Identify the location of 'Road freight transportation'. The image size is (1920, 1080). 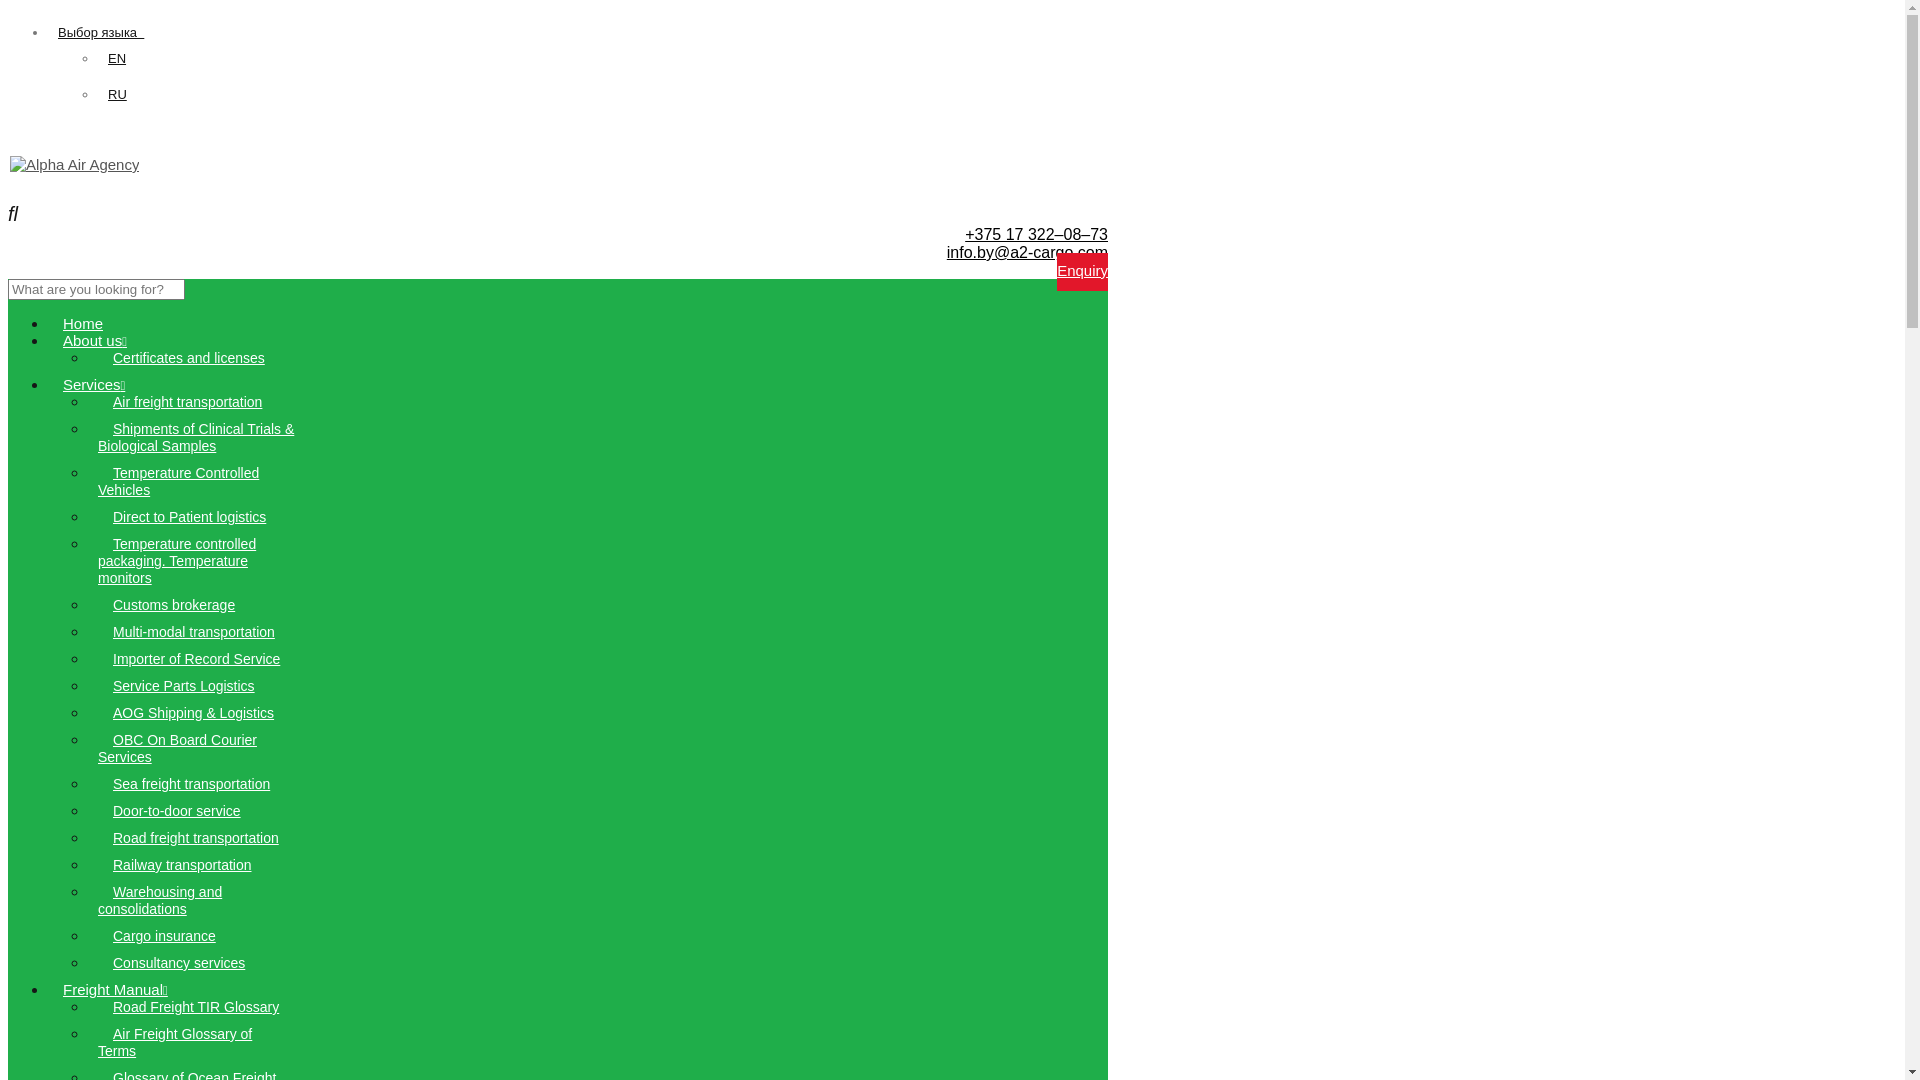
(196, 837).